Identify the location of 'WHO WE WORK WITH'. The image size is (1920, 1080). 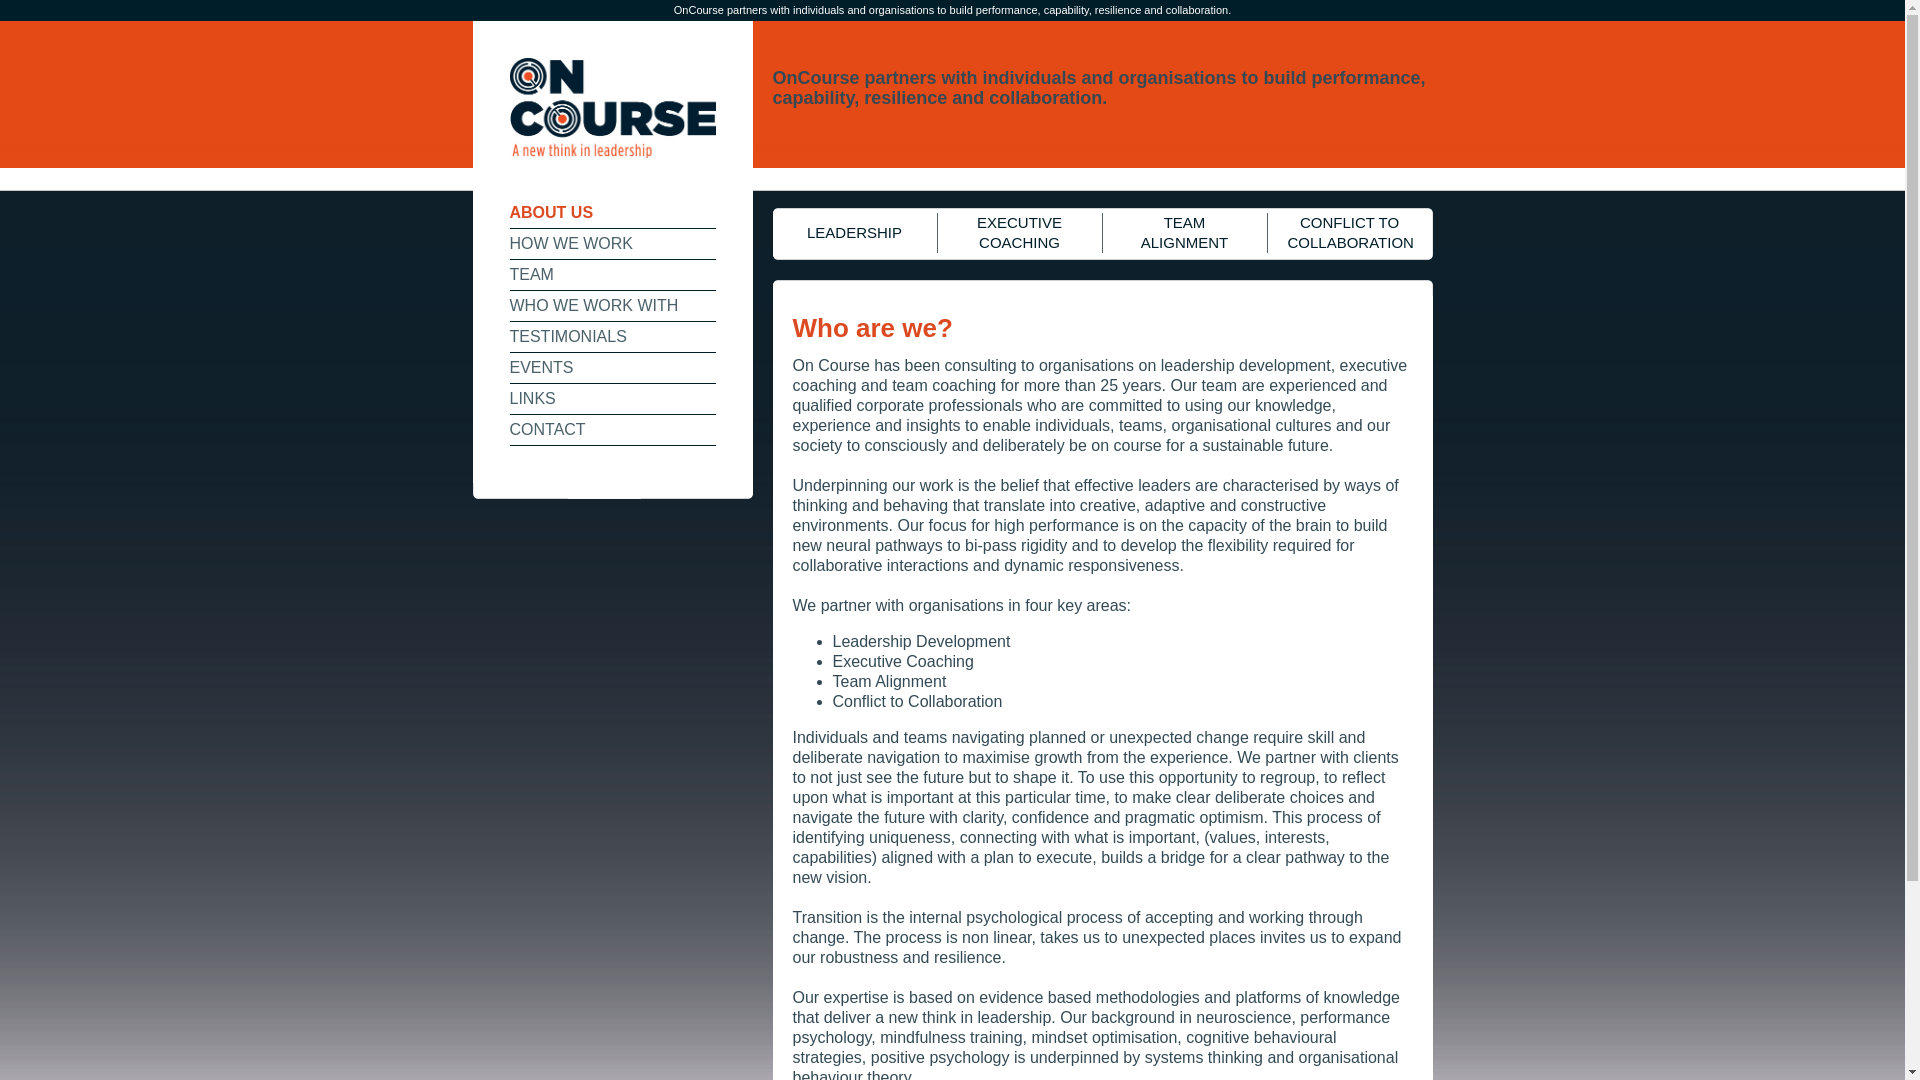
(612, 306).